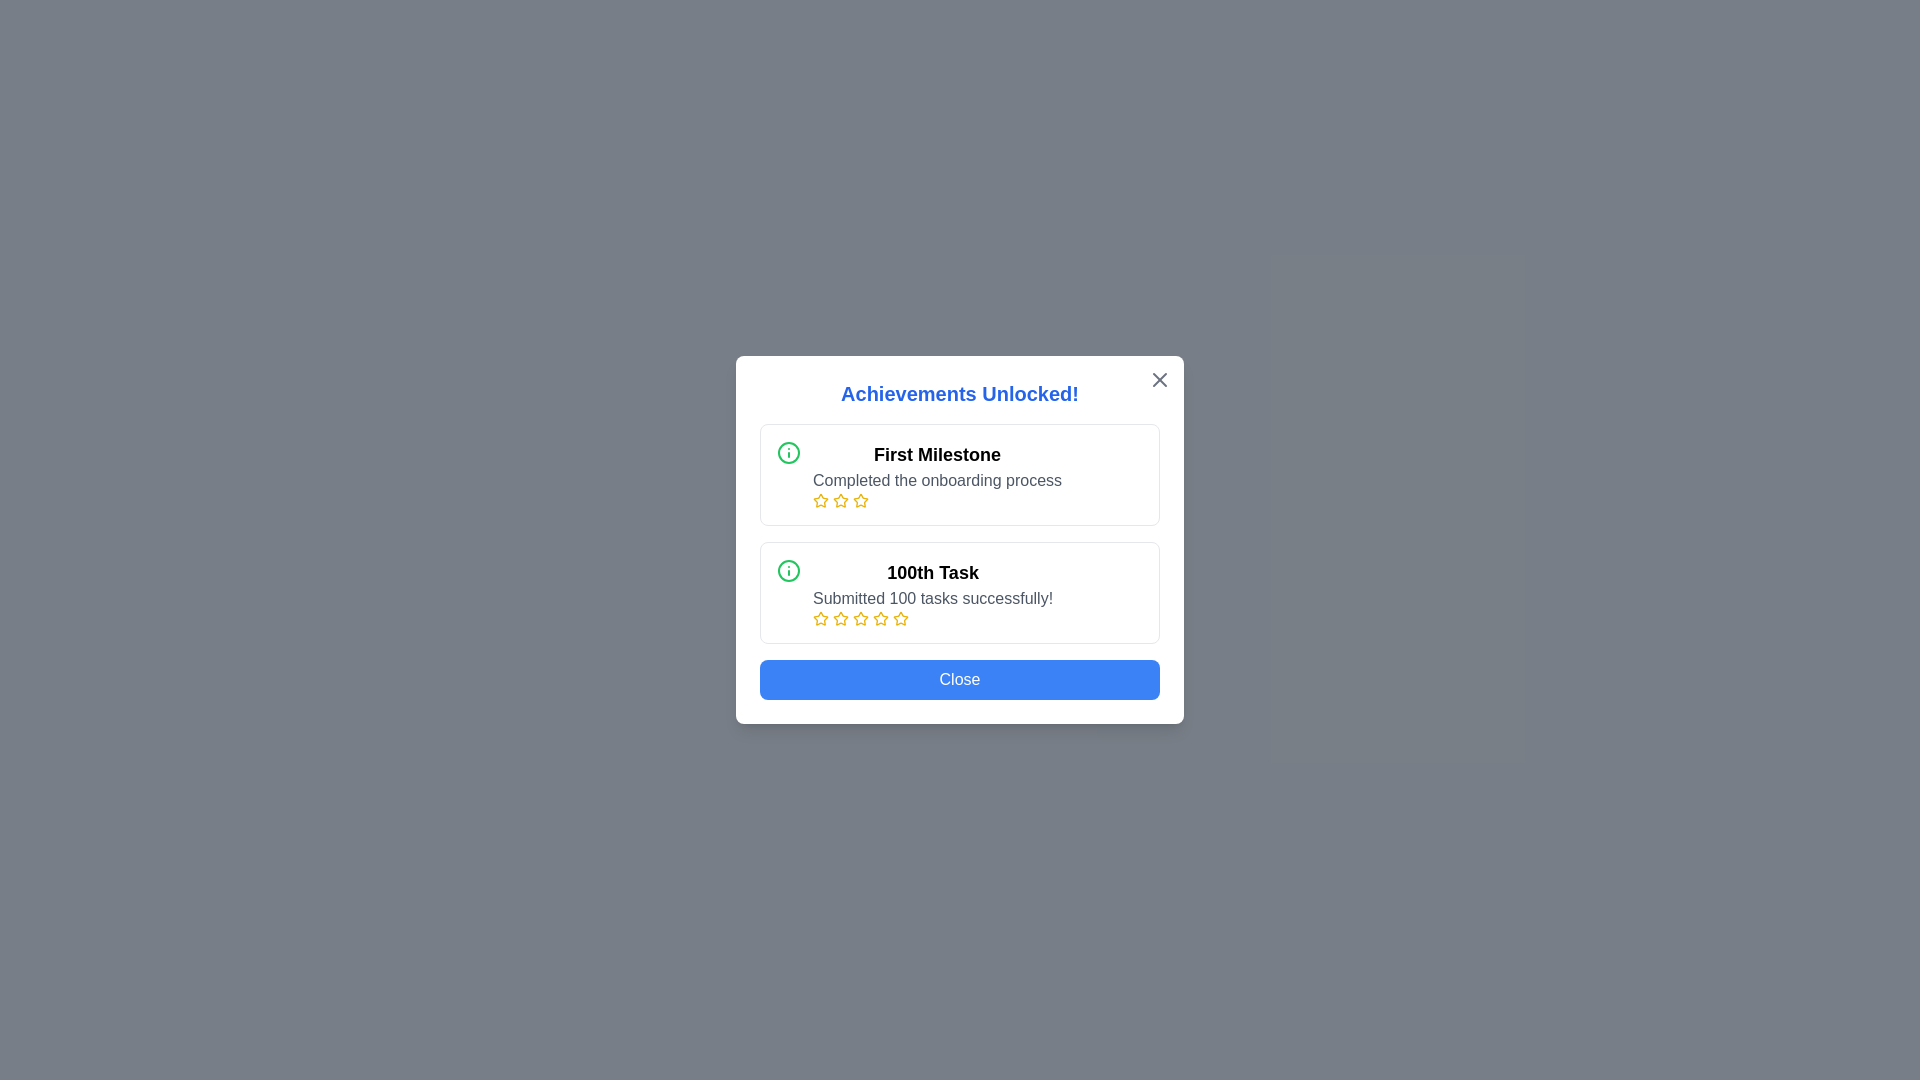 Image resolution: width=1920 pixels, height=1080 pixels. I want to click on the second star-shaped graphic icon filled in yellow, located below the text 'First Milestone' in the modal dialog box, so click(840, 499).